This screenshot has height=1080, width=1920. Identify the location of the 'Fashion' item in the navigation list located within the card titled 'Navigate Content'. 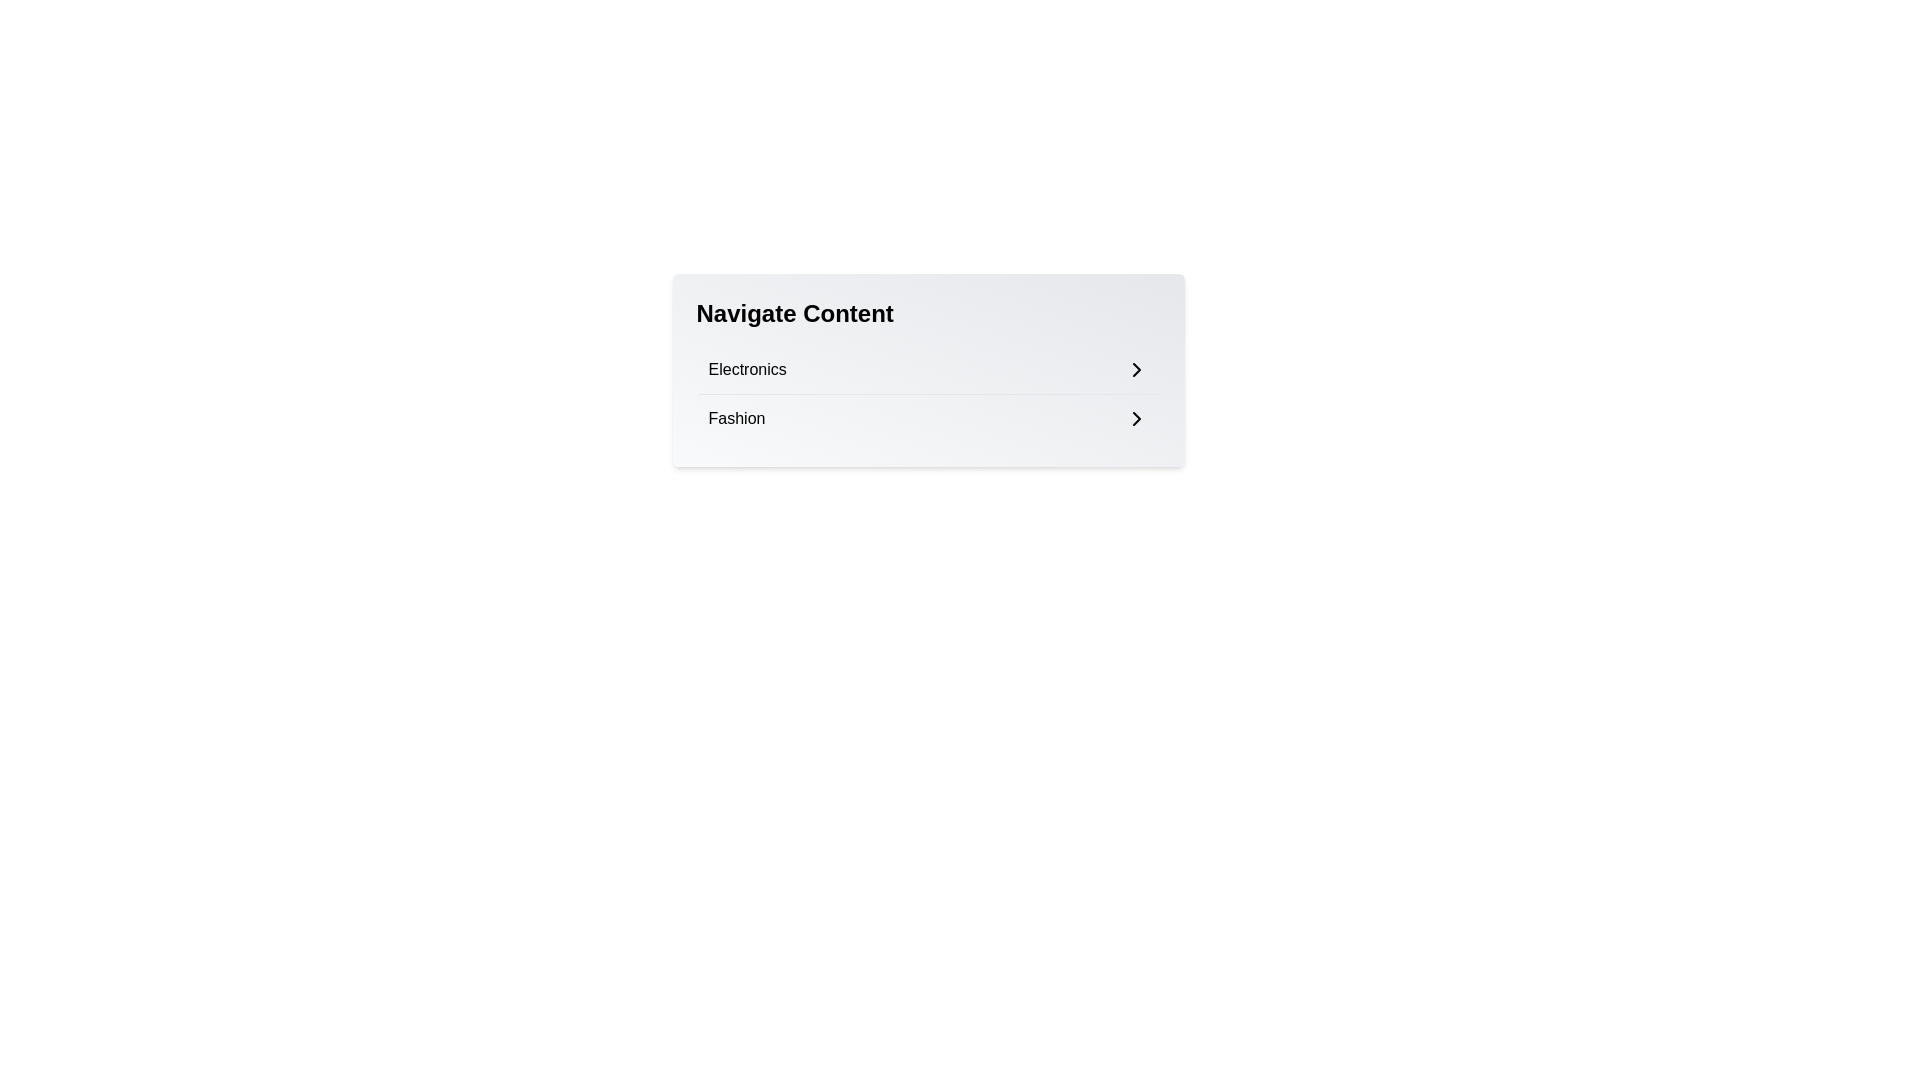
(927, 394).